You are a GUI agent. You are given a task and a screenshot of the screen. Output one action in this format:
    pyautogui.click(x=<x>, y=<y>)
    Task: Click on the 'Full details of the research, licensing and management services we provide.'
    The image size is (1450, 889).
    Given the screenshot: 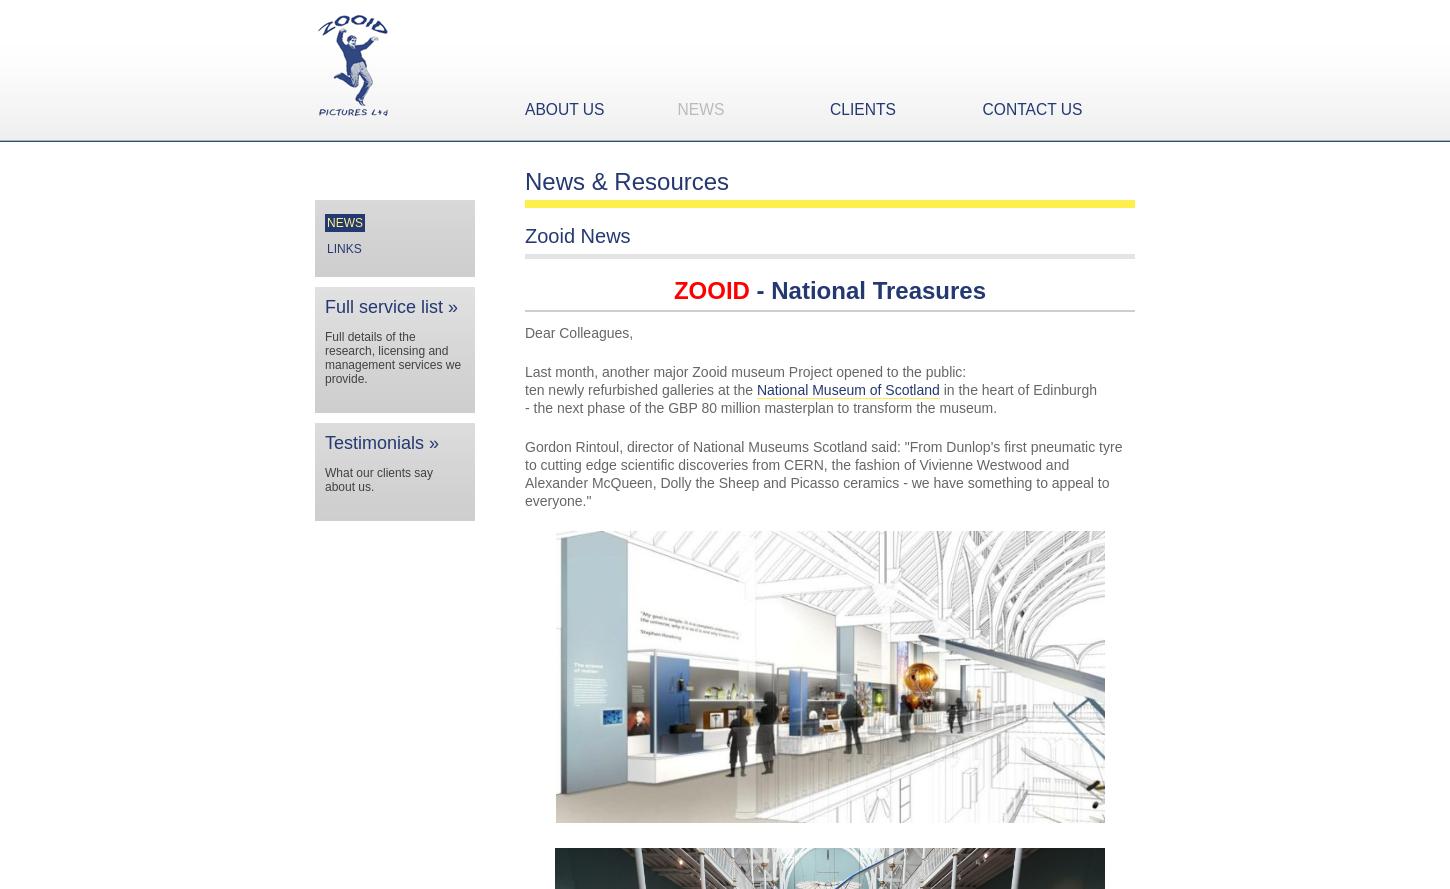 What is the action you would take?
    pyautogui.click(x=391, y=357)
    